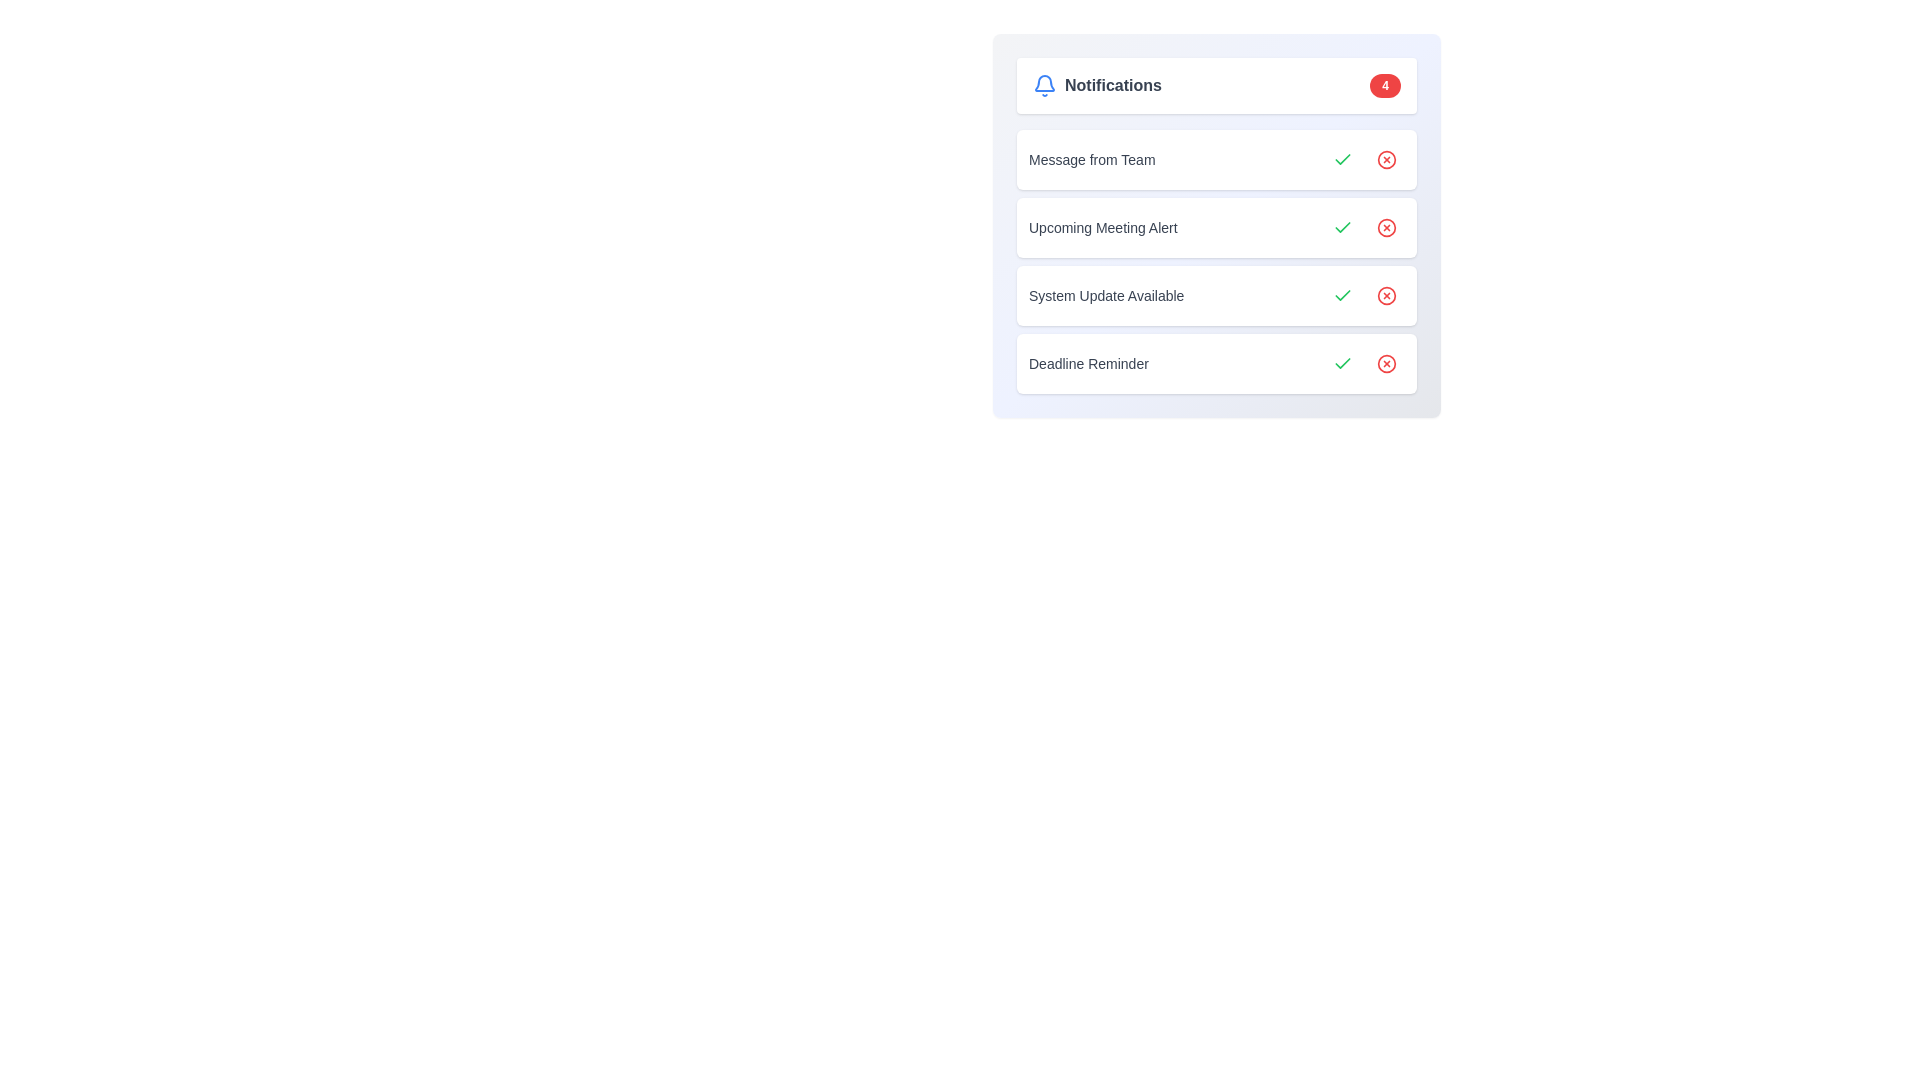 The image size is (1920, 1080). Describe the element at coordinates (1386, 363) in the screenshot. I see `the 'delete' button located on the right side of the 'Deadline Reminder' notification line` at that location.